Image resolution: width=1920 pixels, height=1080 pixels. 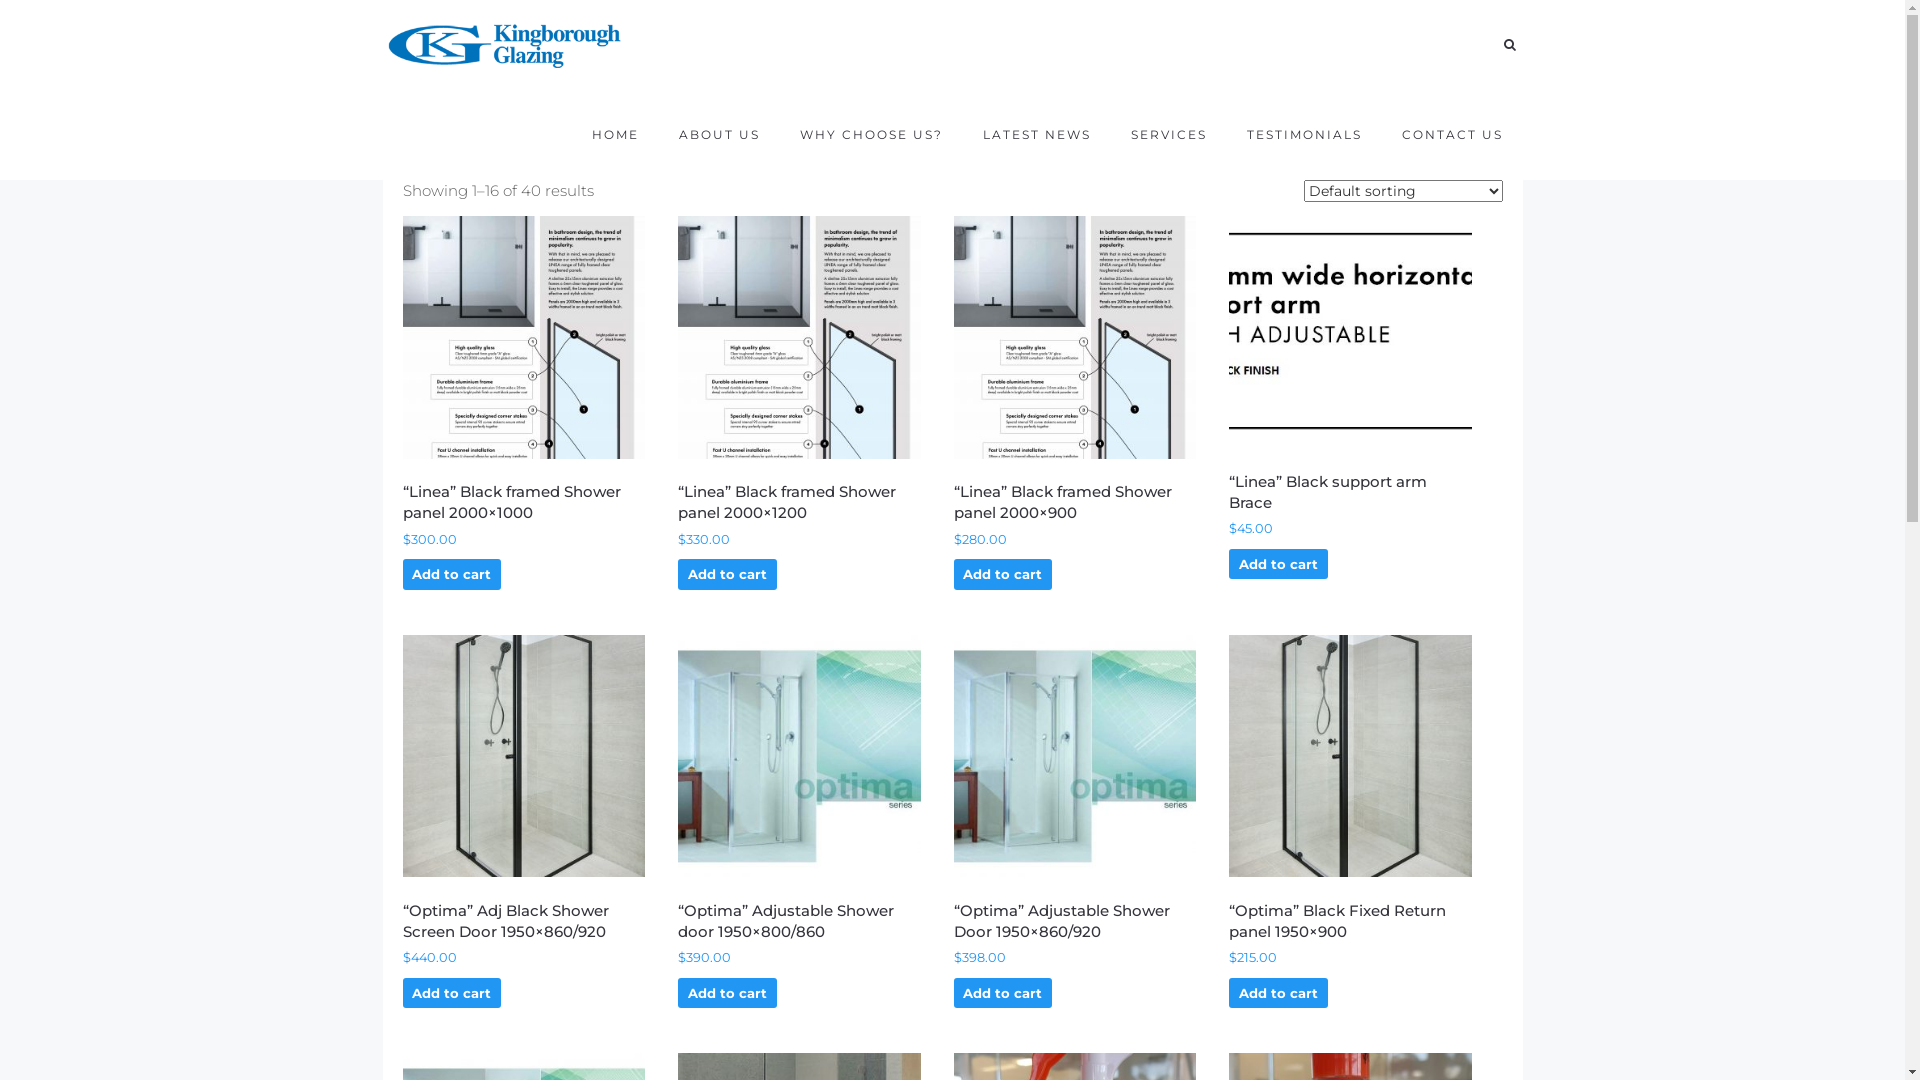 I want to click on 'TESTIMONIALS', so click(x=1304, y=135).